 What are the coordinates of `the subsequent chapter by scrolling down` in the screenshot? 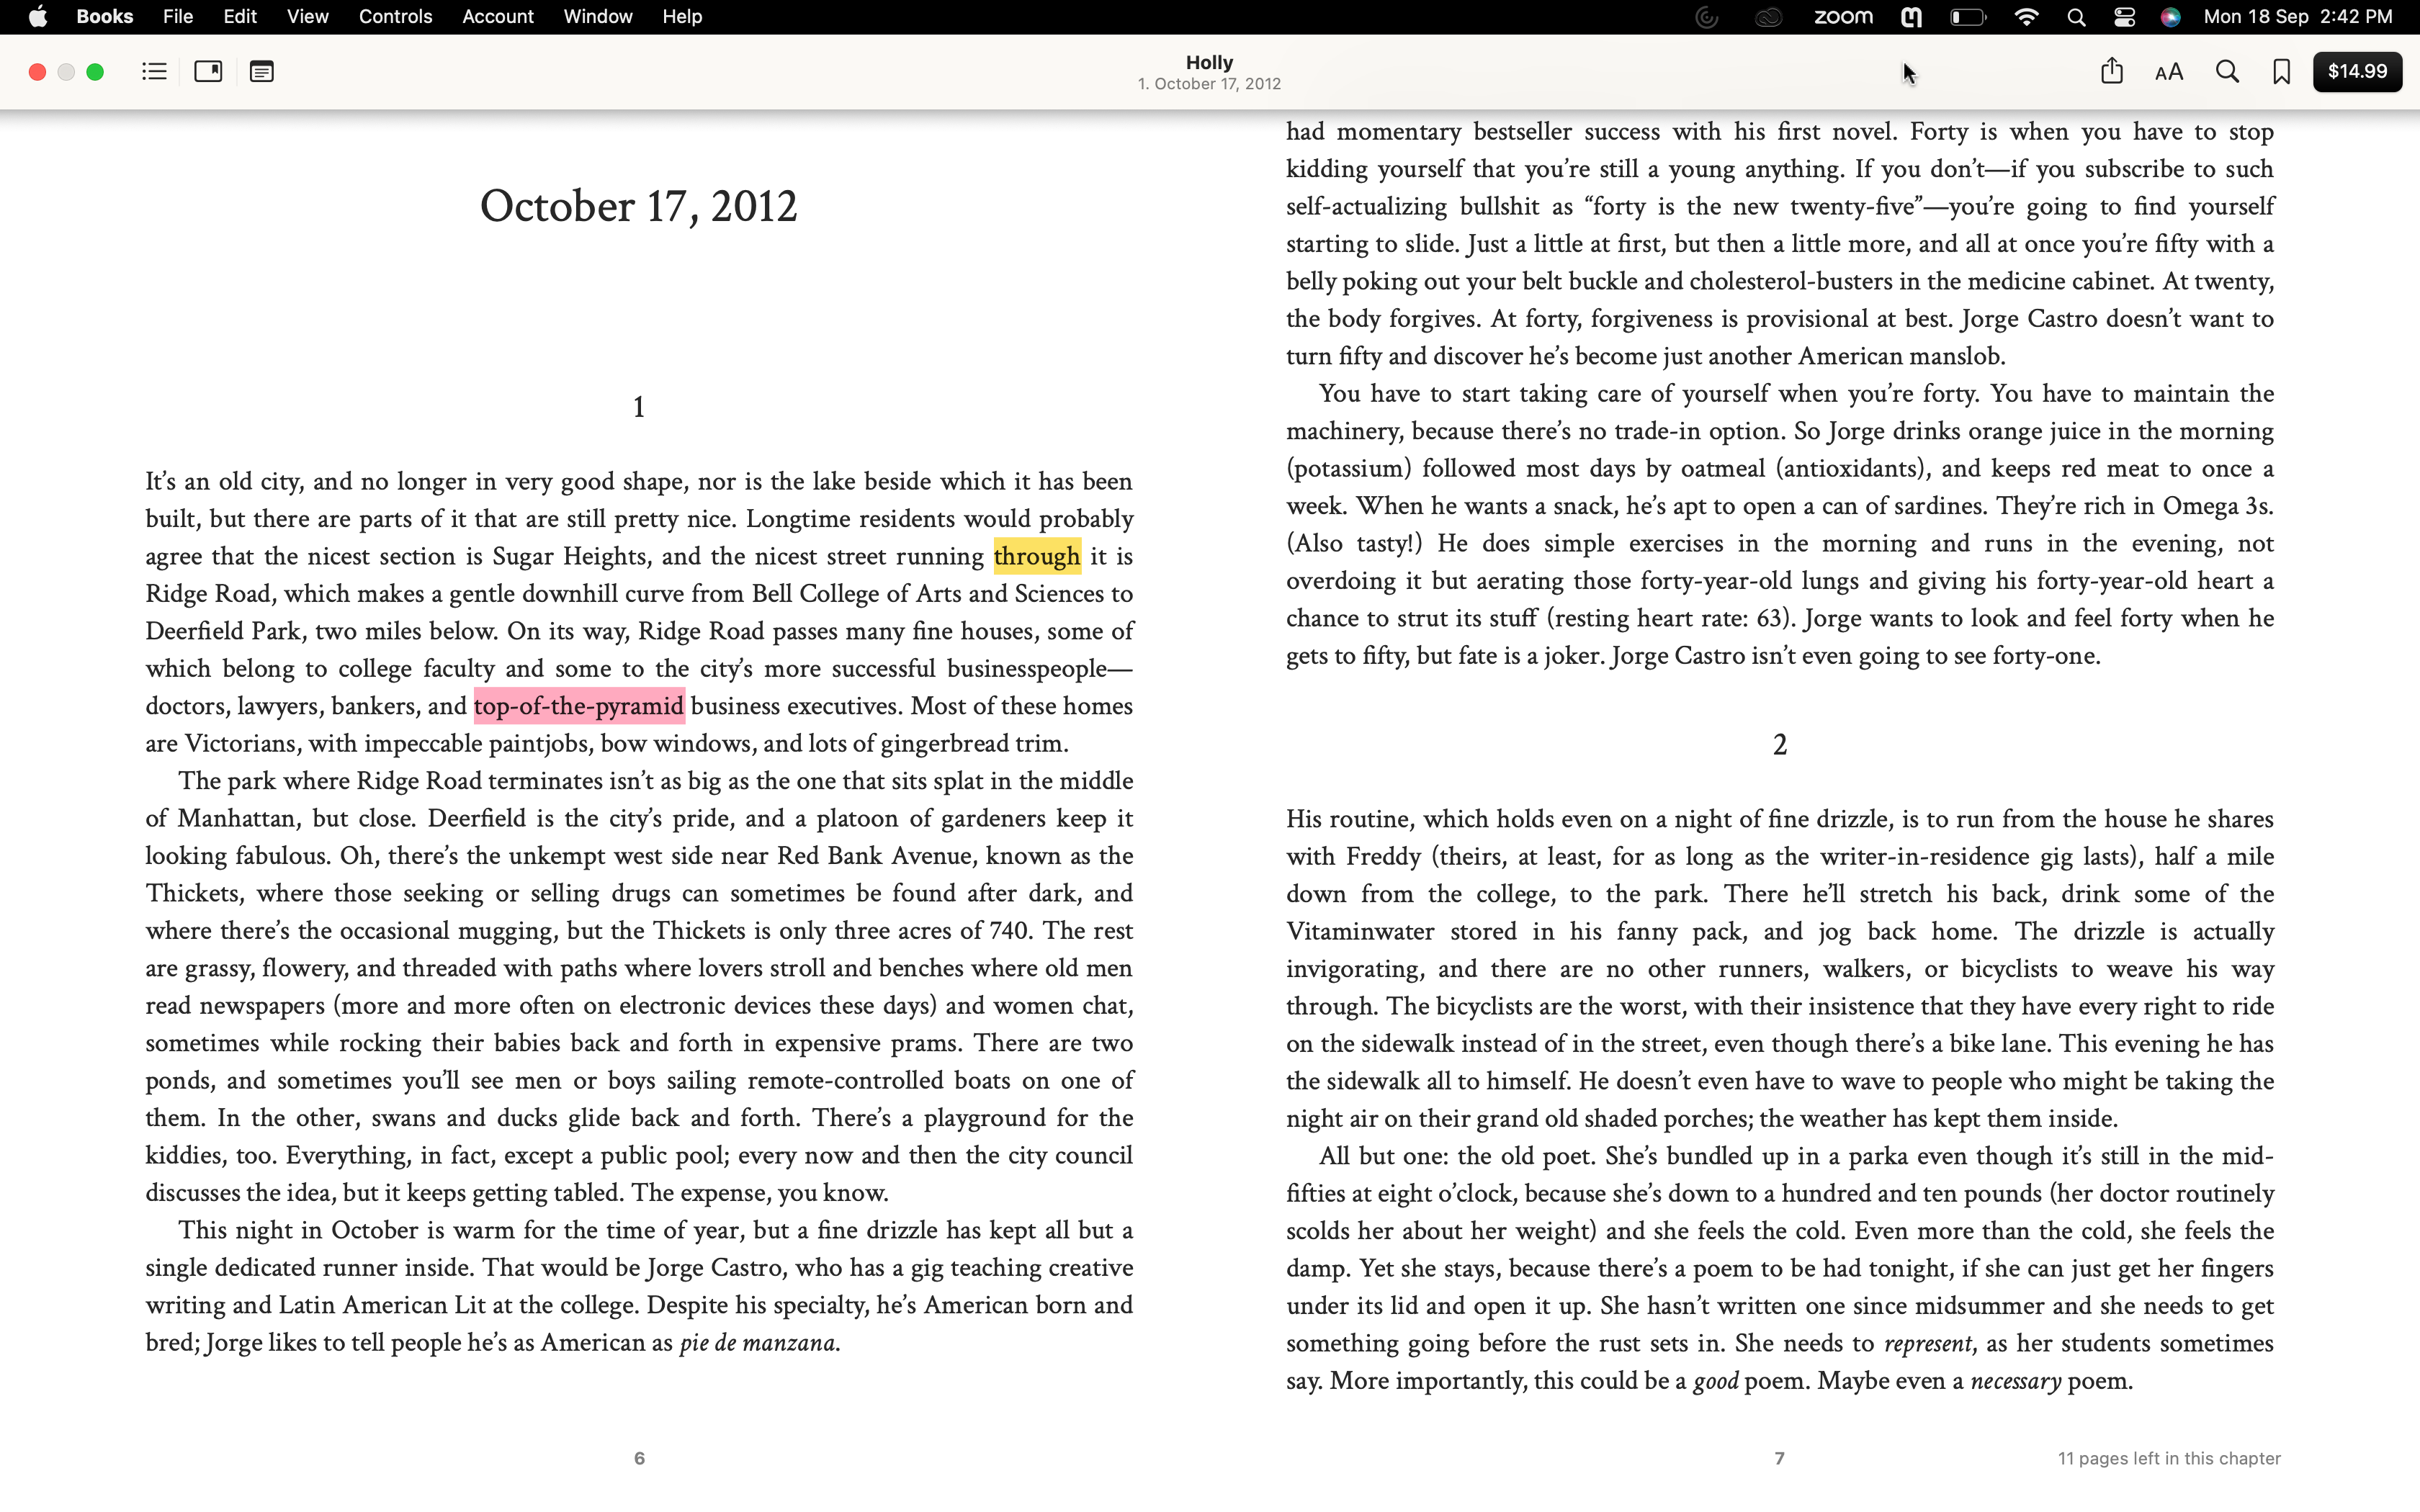 It's located at (504570, 151956).